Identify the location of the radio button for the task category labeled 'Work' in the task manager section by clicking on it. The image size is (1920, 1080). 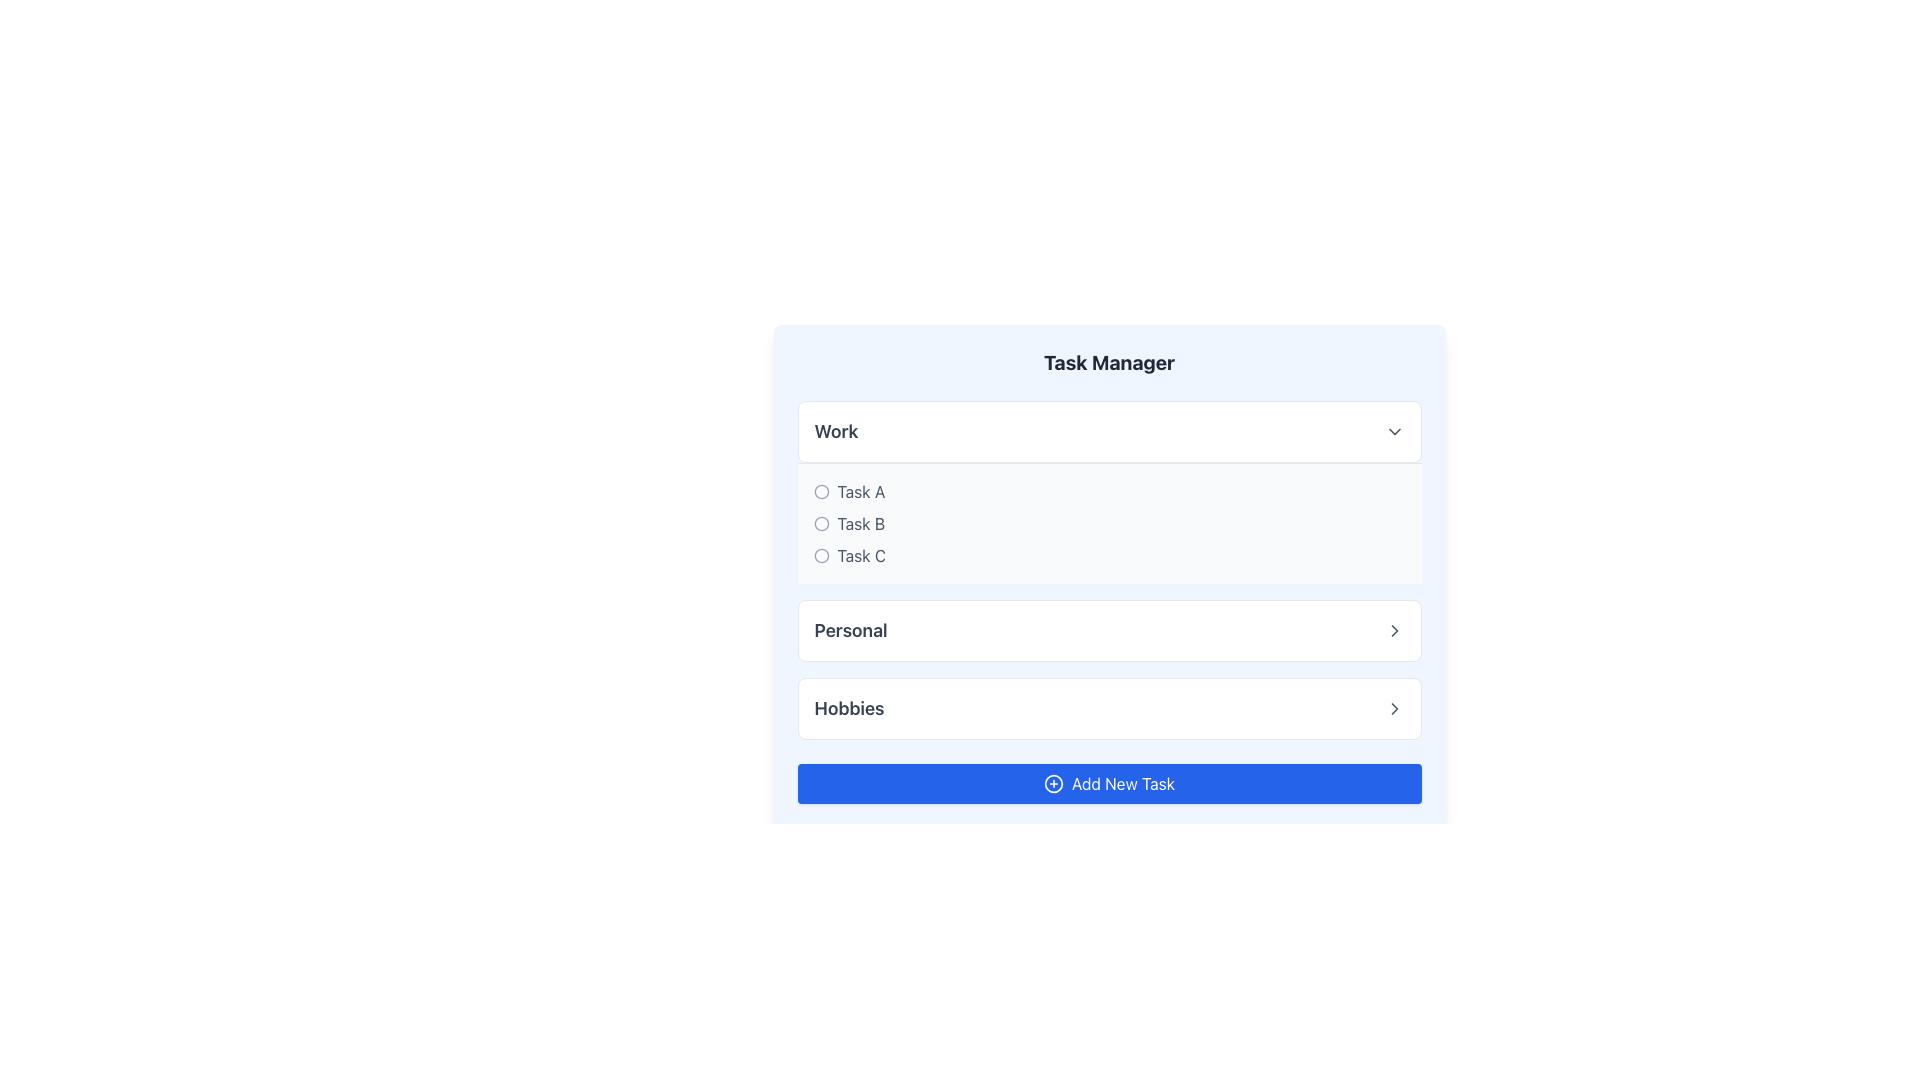
(1108, 492).